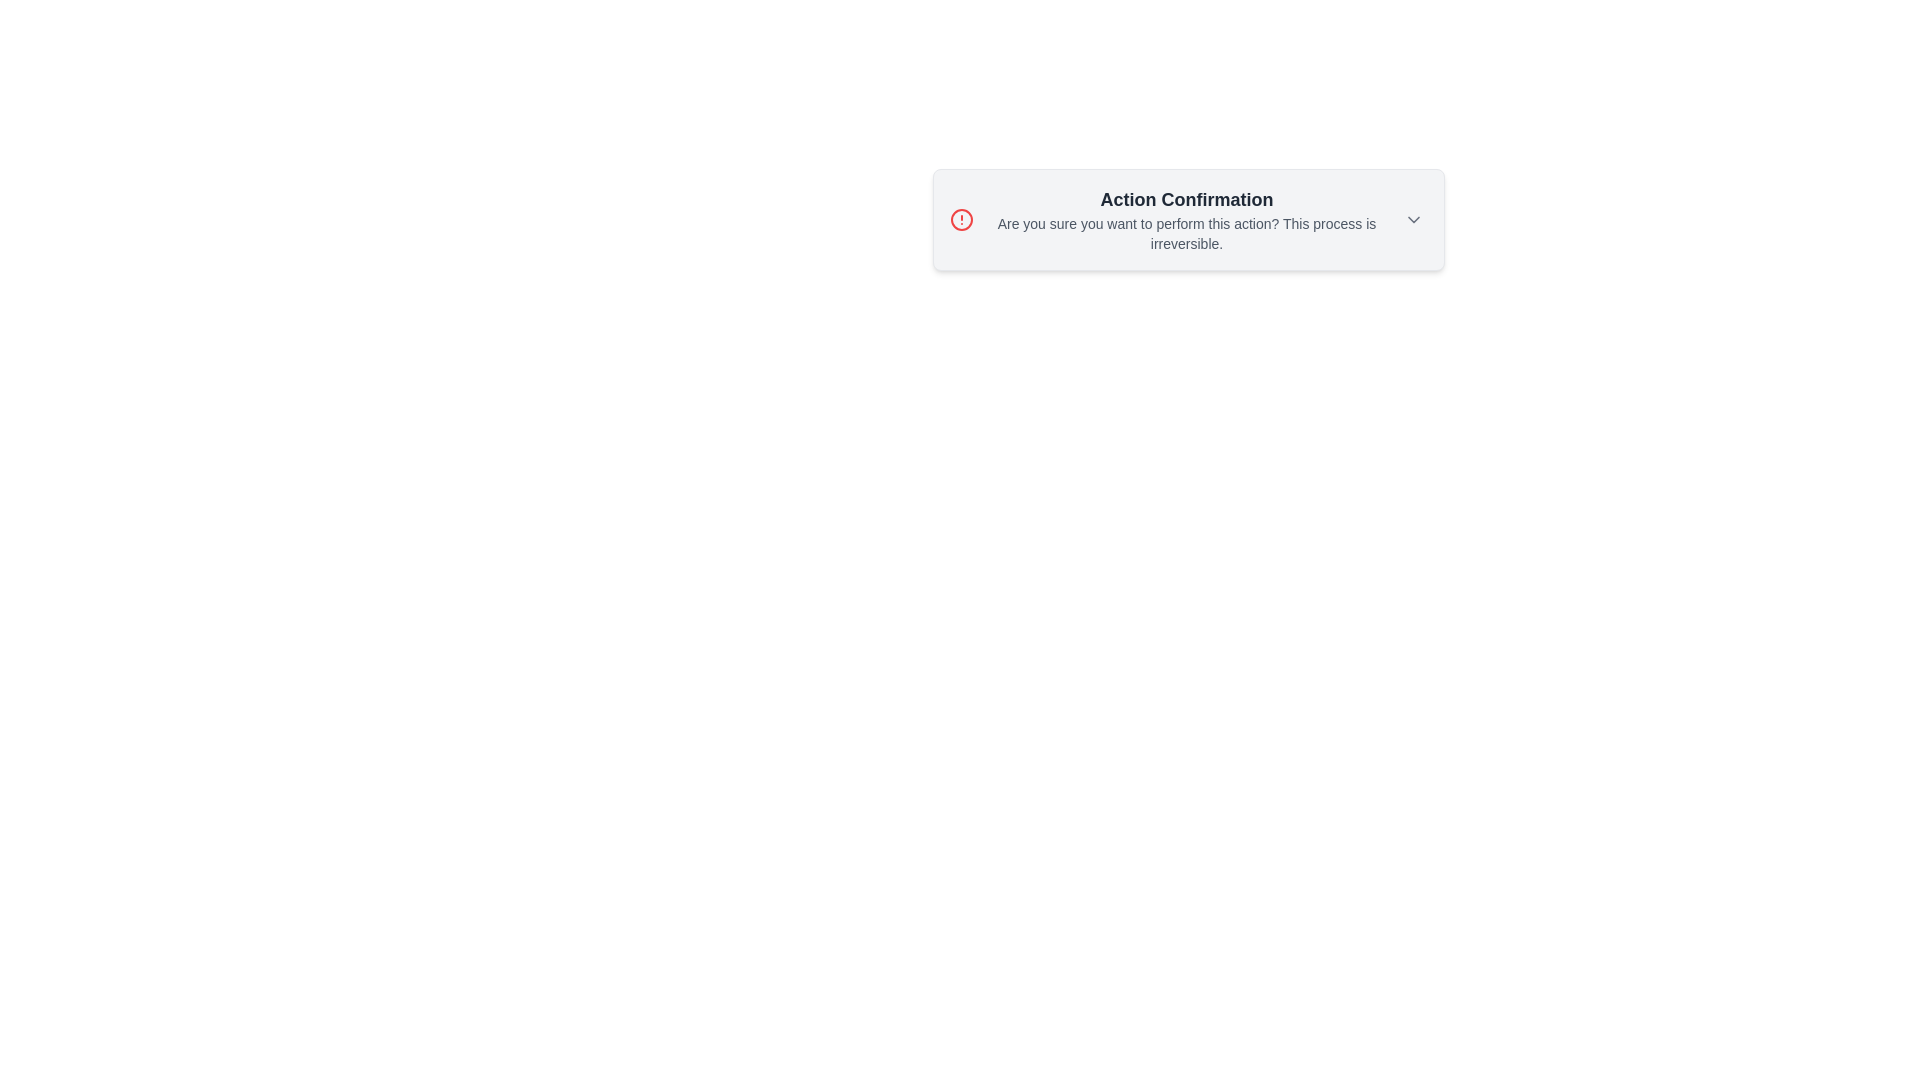 This screenshot has height=1080, width=1920. I want to click on the Dropdown toggle button located at the top-right corner of the 'Action Confirmation' dialog box, adjacent to the descriptive text, so click(1413, 219).